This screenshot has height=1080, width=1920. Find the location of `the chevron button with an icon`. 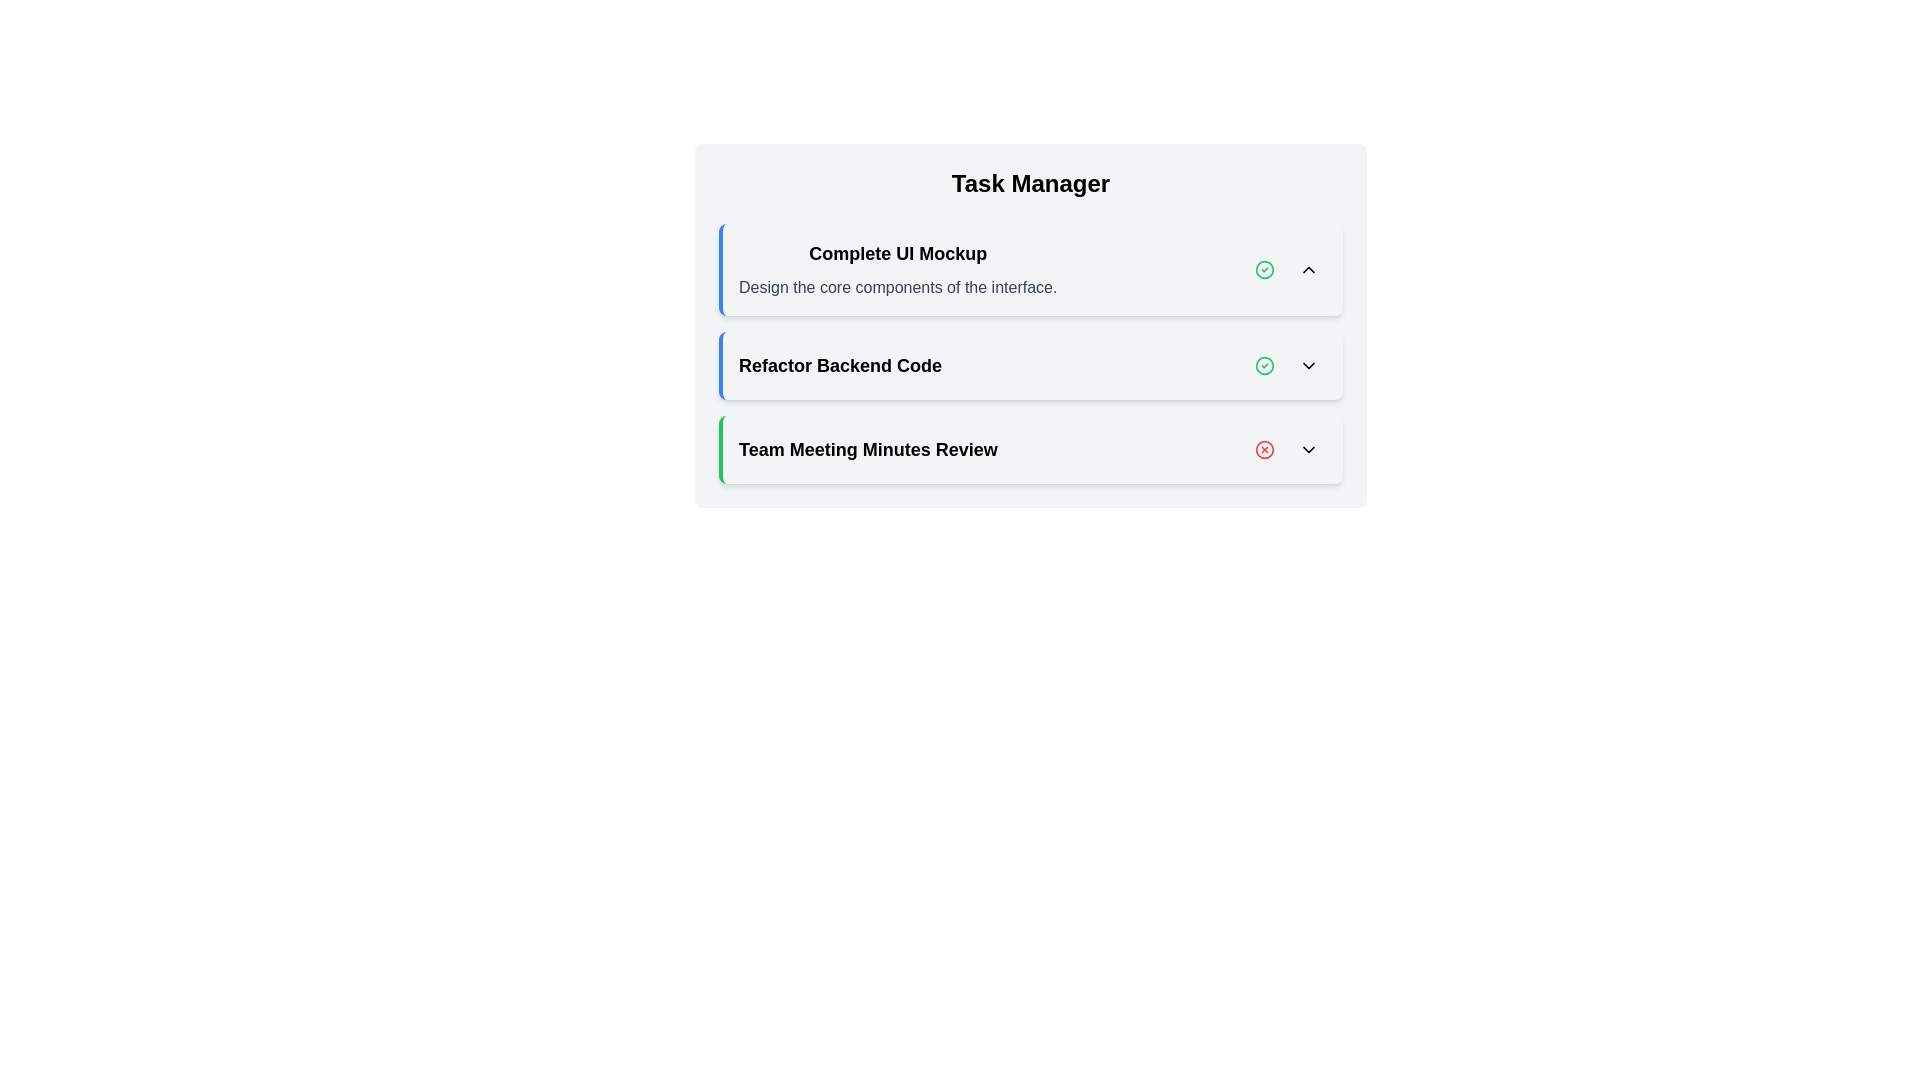

the chevron button with an icon is located at coordinates (1309, 450).